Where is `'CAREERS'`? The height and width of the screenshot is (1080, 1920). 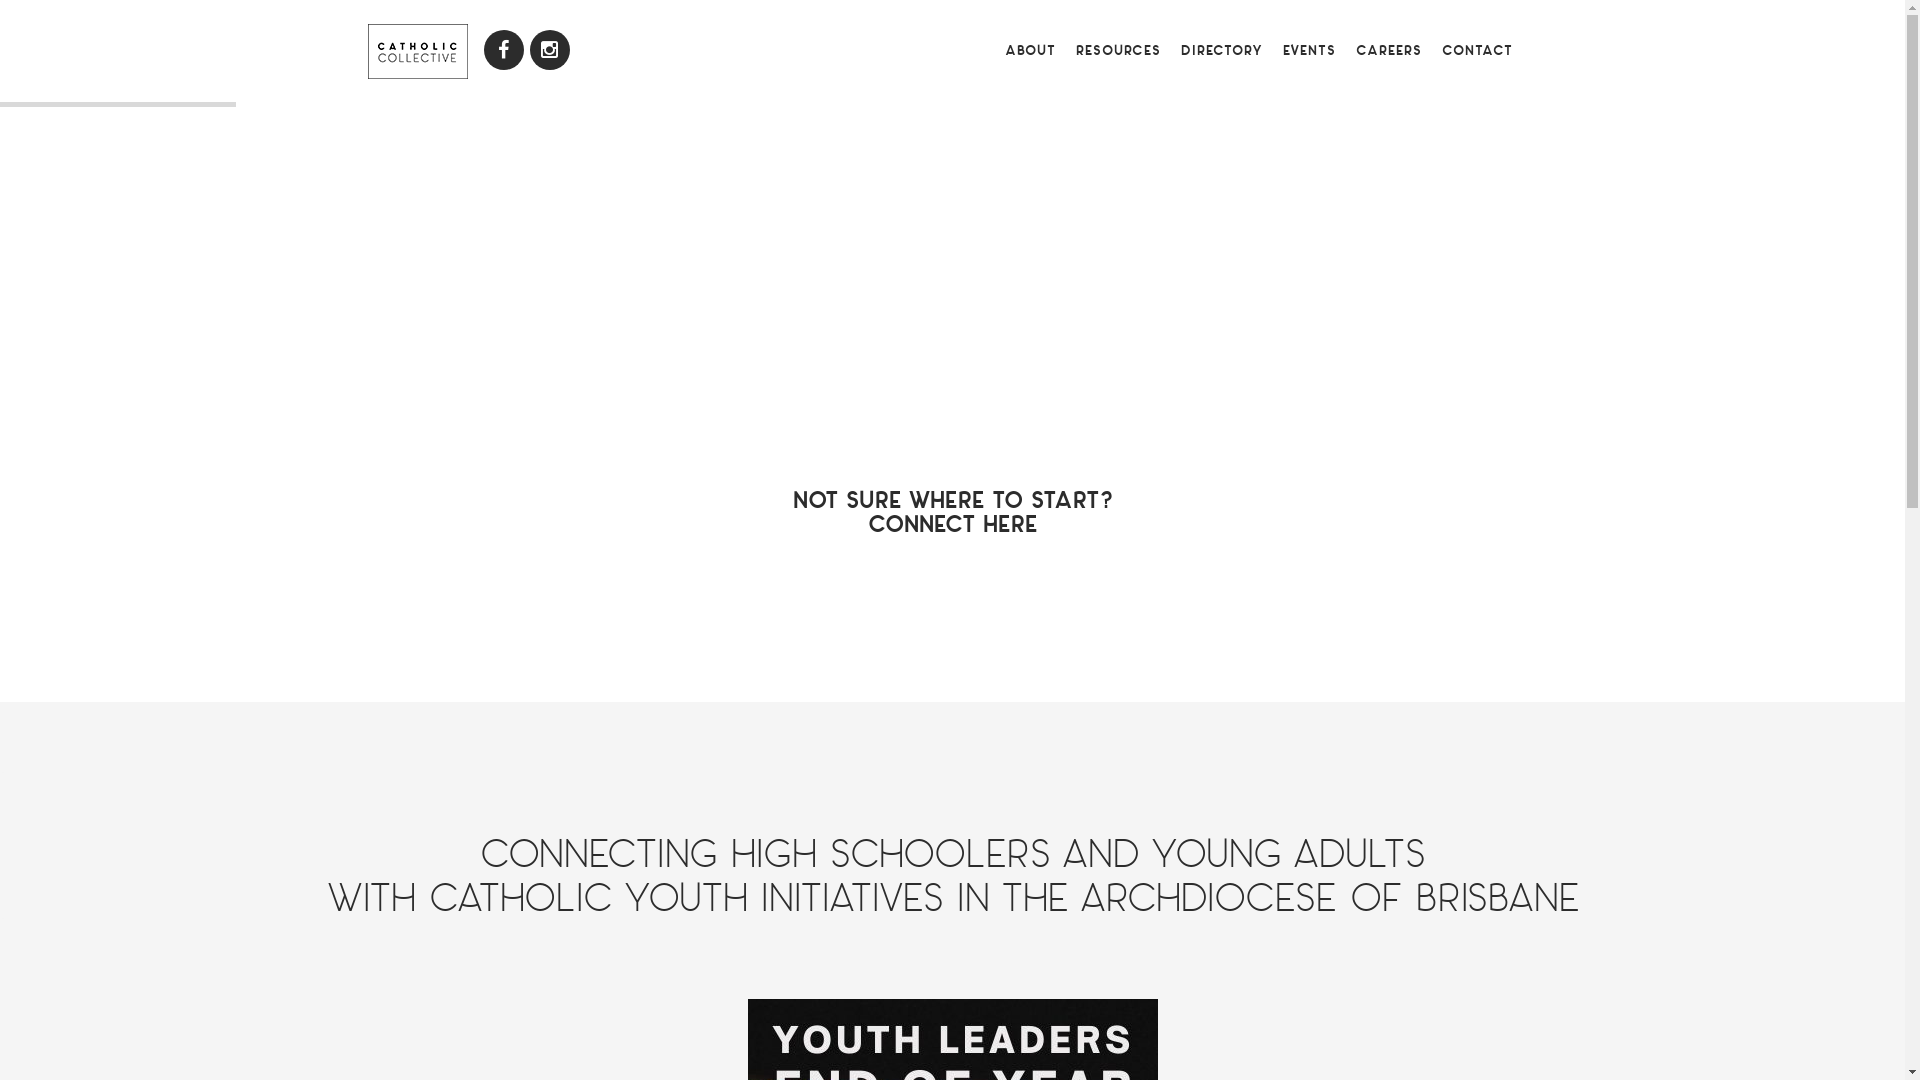 'CAREERS' is located at coordinates (1345, 49).